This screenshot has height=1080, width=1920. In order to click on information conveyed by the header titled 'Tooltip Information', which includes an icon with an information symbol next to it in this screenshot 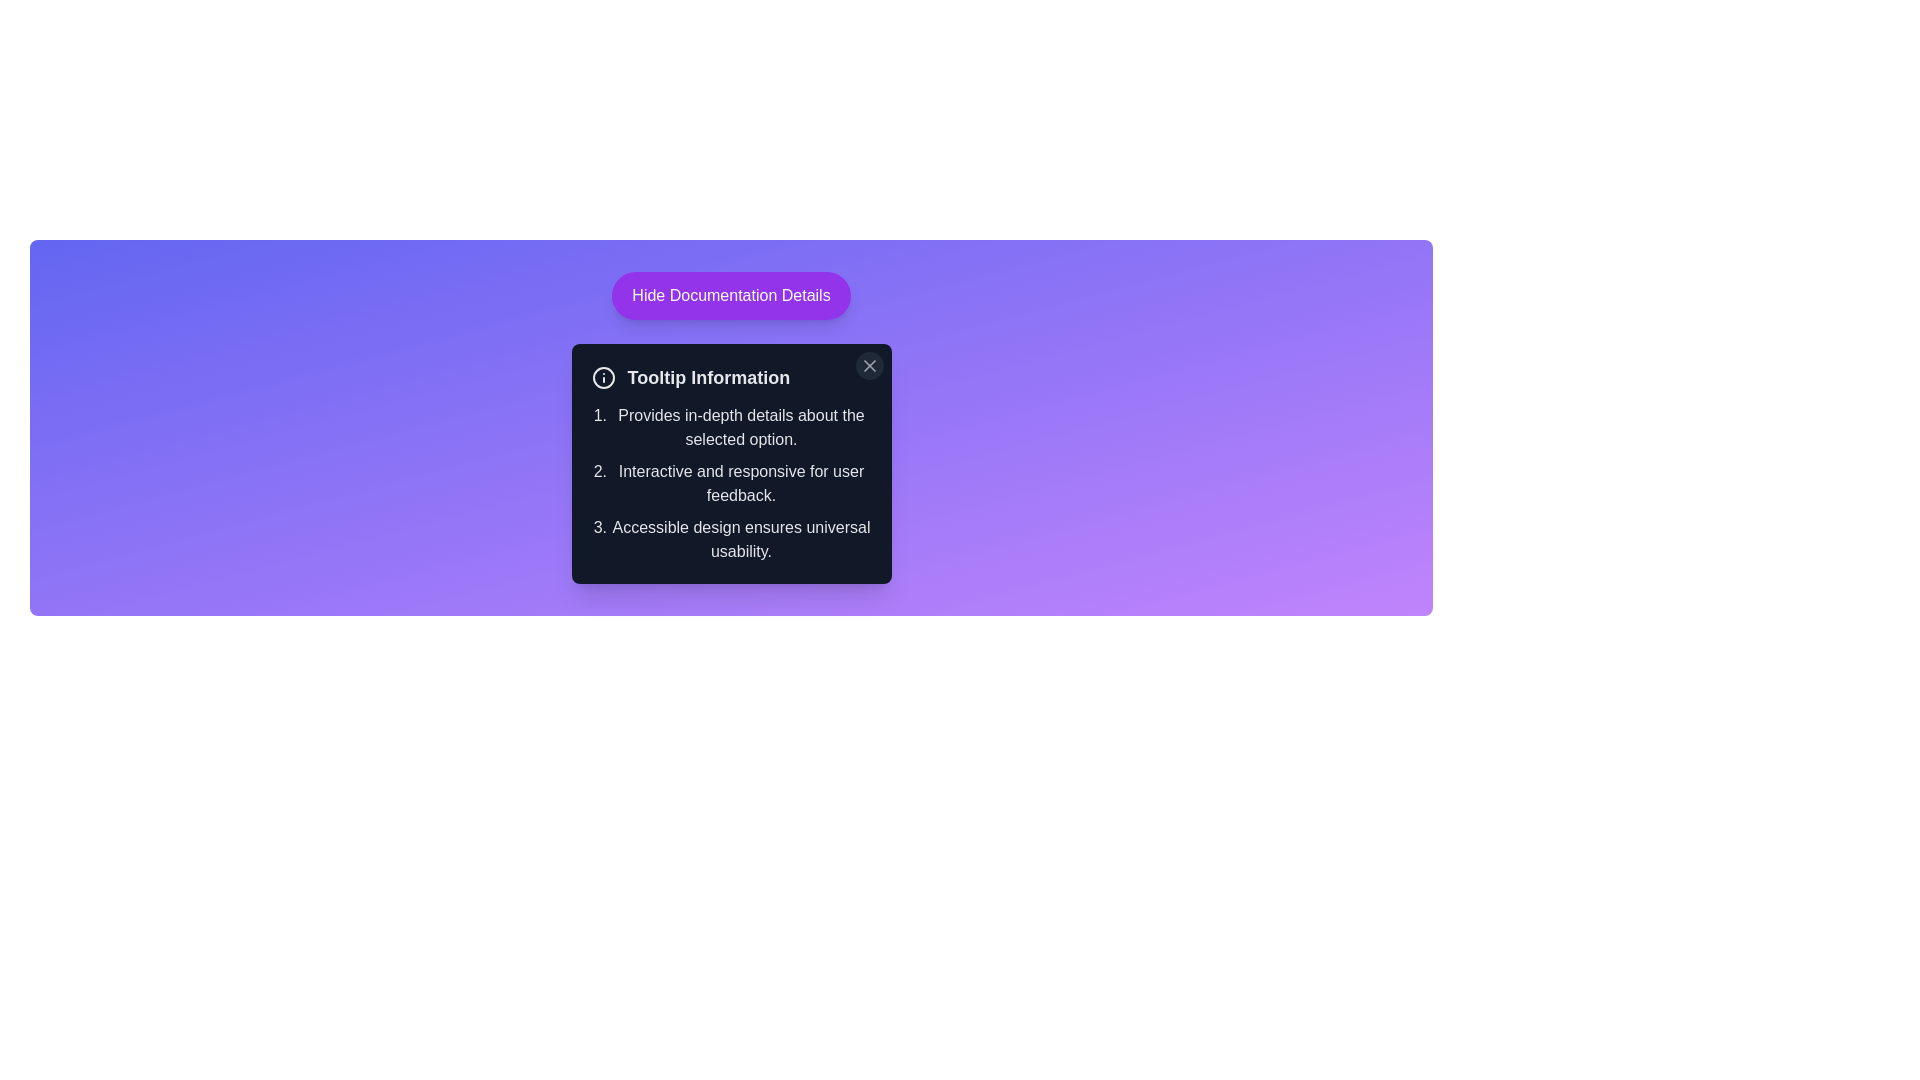, I will do `click(730, 378)`.